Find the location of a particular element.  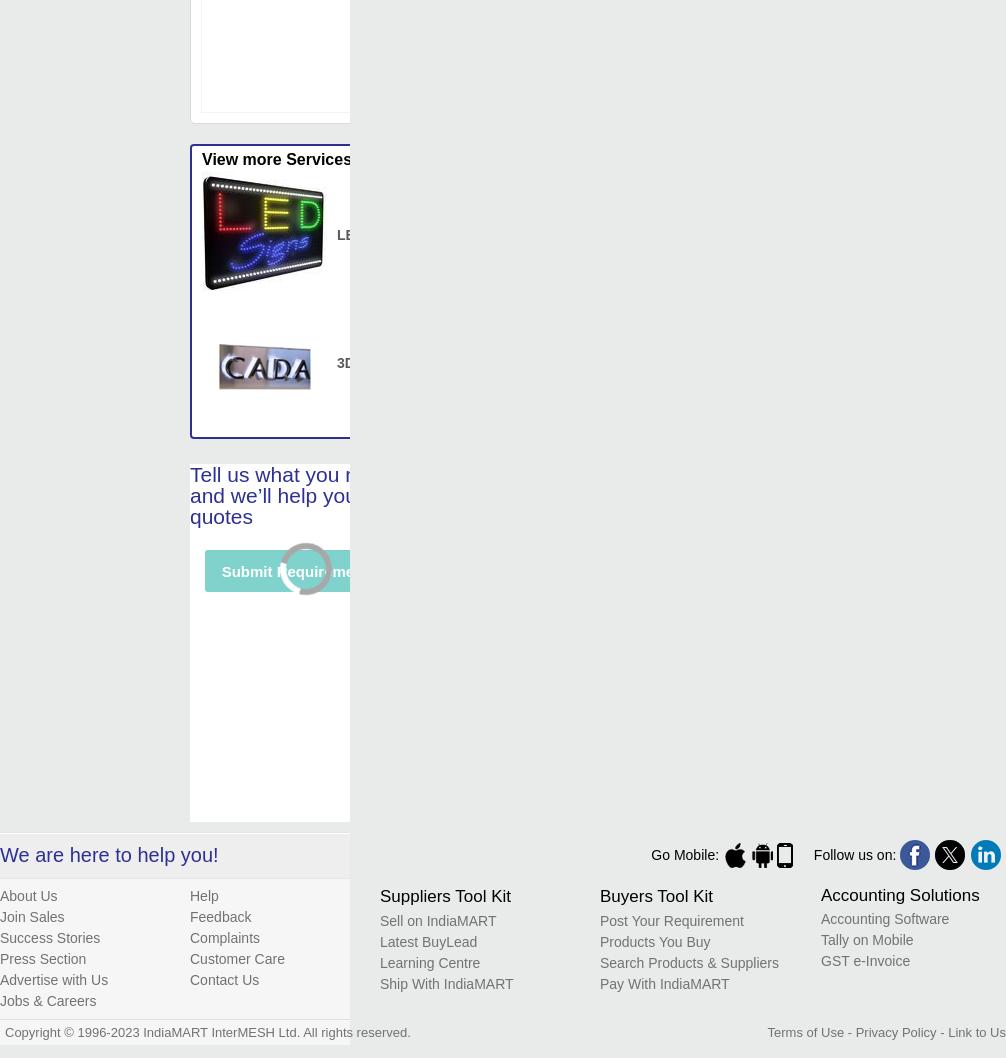

'Save Time! Get verified sellers exporting to China' is located at coordinates (414, 799).